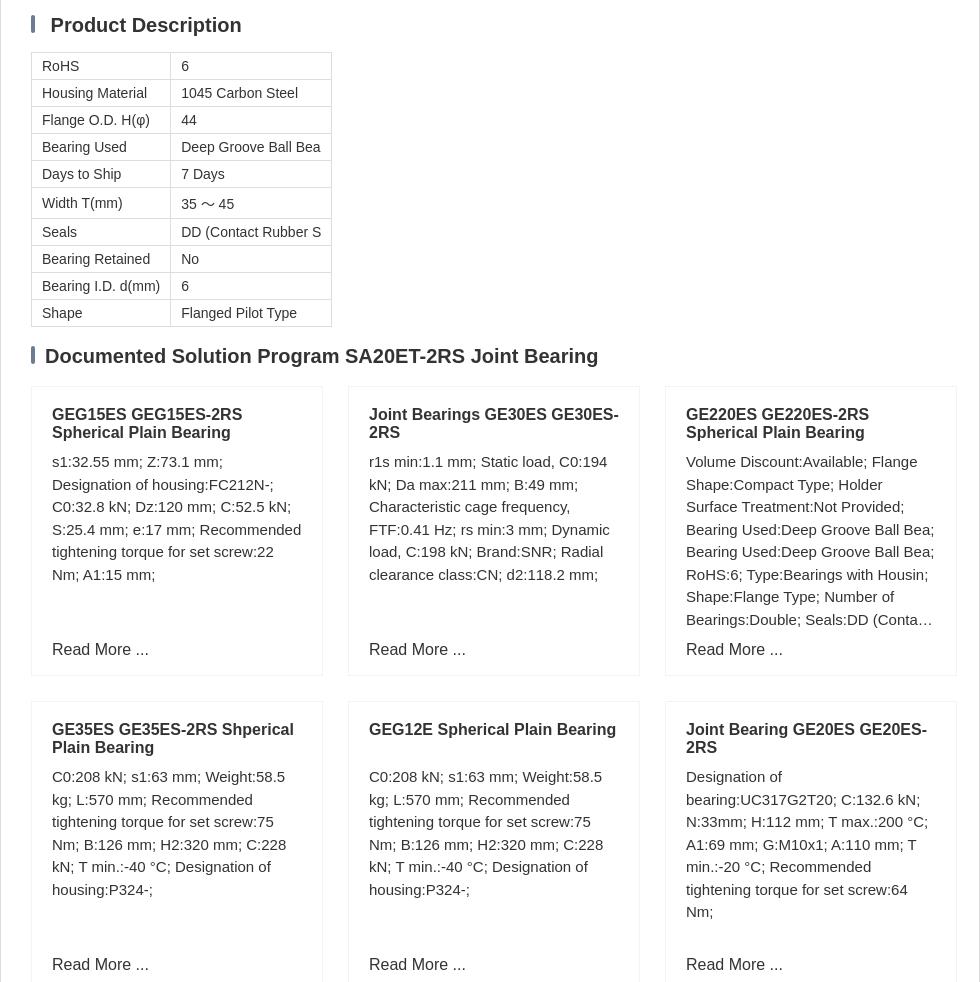  Describe the element at coordinates (60, 64) in the screenshot. I see `'RoHS'` at that location.